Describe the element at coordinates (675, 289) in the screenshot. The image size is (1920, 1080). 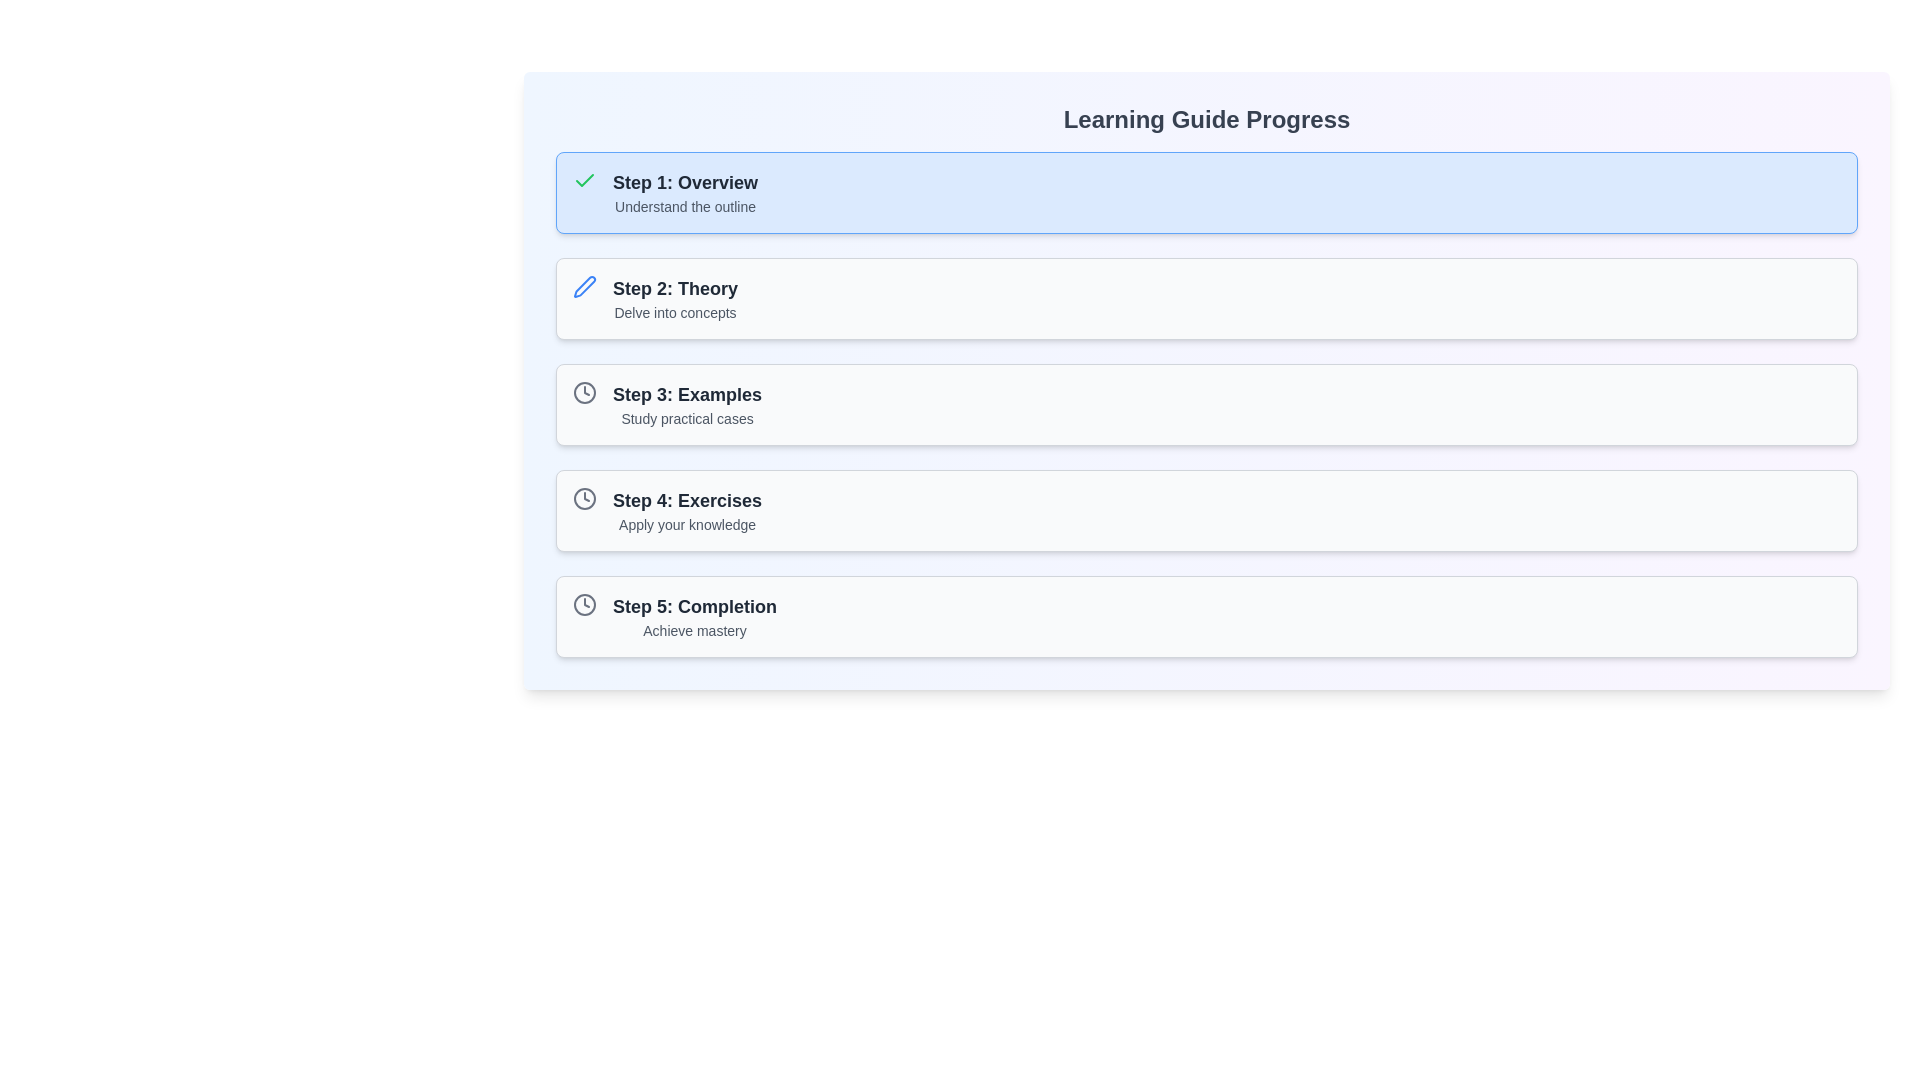
I see `the Text Label that serves as the title for the second step in the multi-step guide, located in the main vertical column of items` at that location.